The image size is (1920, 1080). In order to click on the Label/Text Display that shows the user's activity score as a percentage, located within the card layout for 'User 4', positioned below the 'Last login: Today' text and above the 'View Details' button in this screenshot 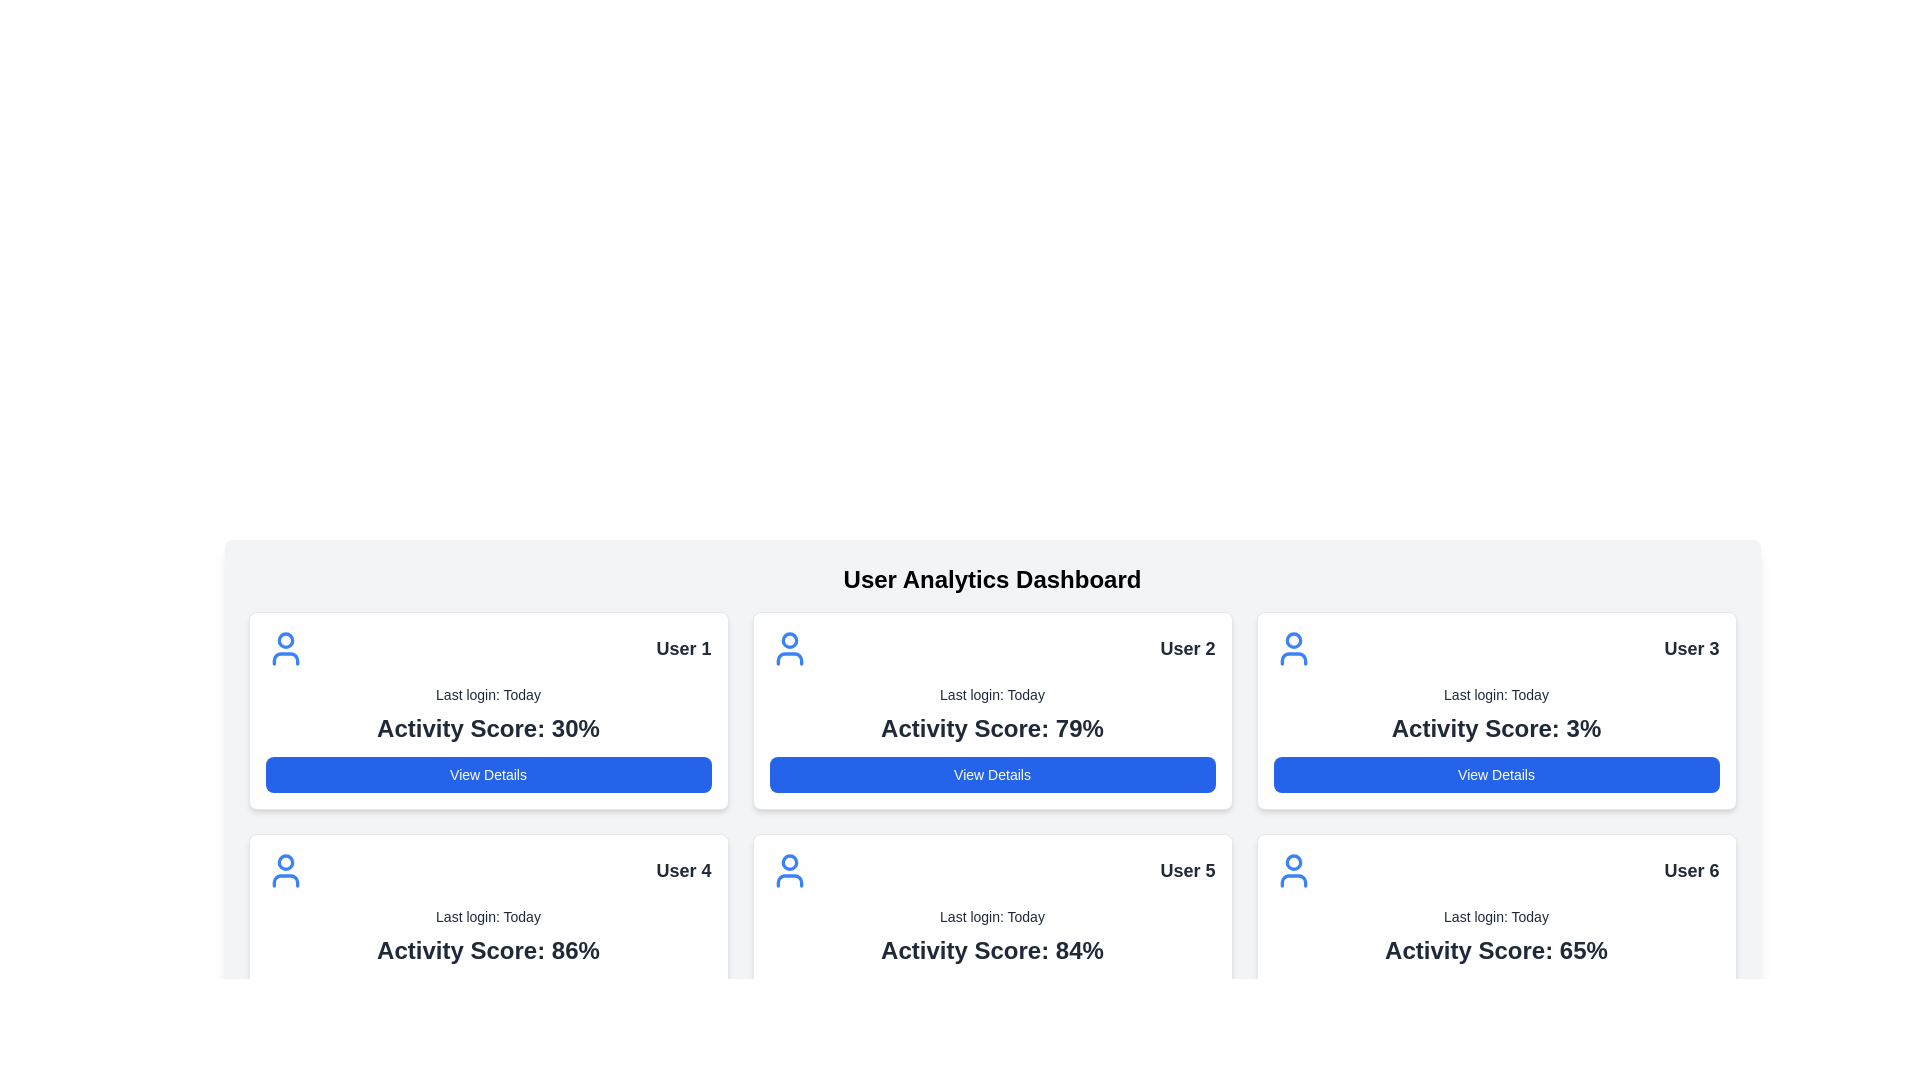, I will do `click(488, 950)`.